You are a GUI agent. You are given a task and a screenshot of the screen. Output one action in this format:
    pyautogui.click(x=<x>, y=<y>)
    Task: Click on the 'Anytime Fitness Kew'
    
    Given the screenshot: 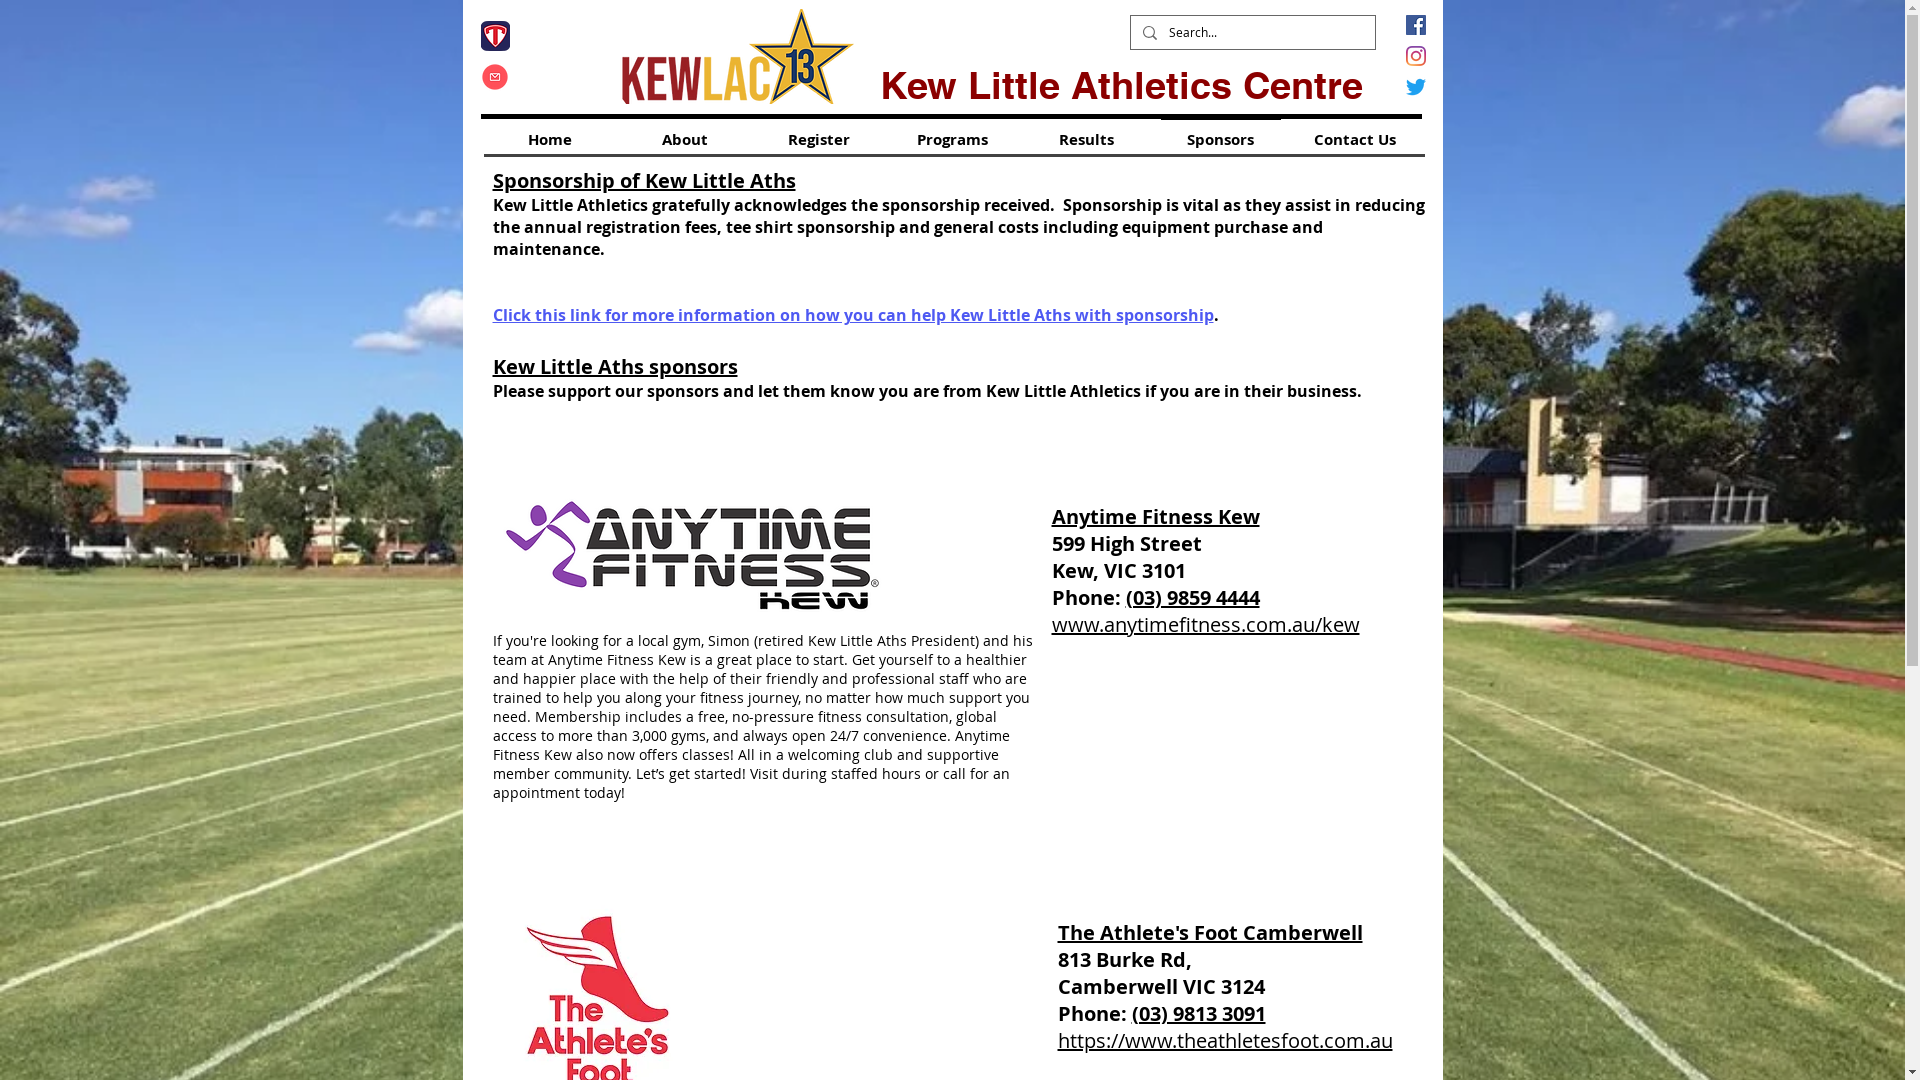 What is the action you would take?
    pyautogui.click(x=1156, y=515)
    